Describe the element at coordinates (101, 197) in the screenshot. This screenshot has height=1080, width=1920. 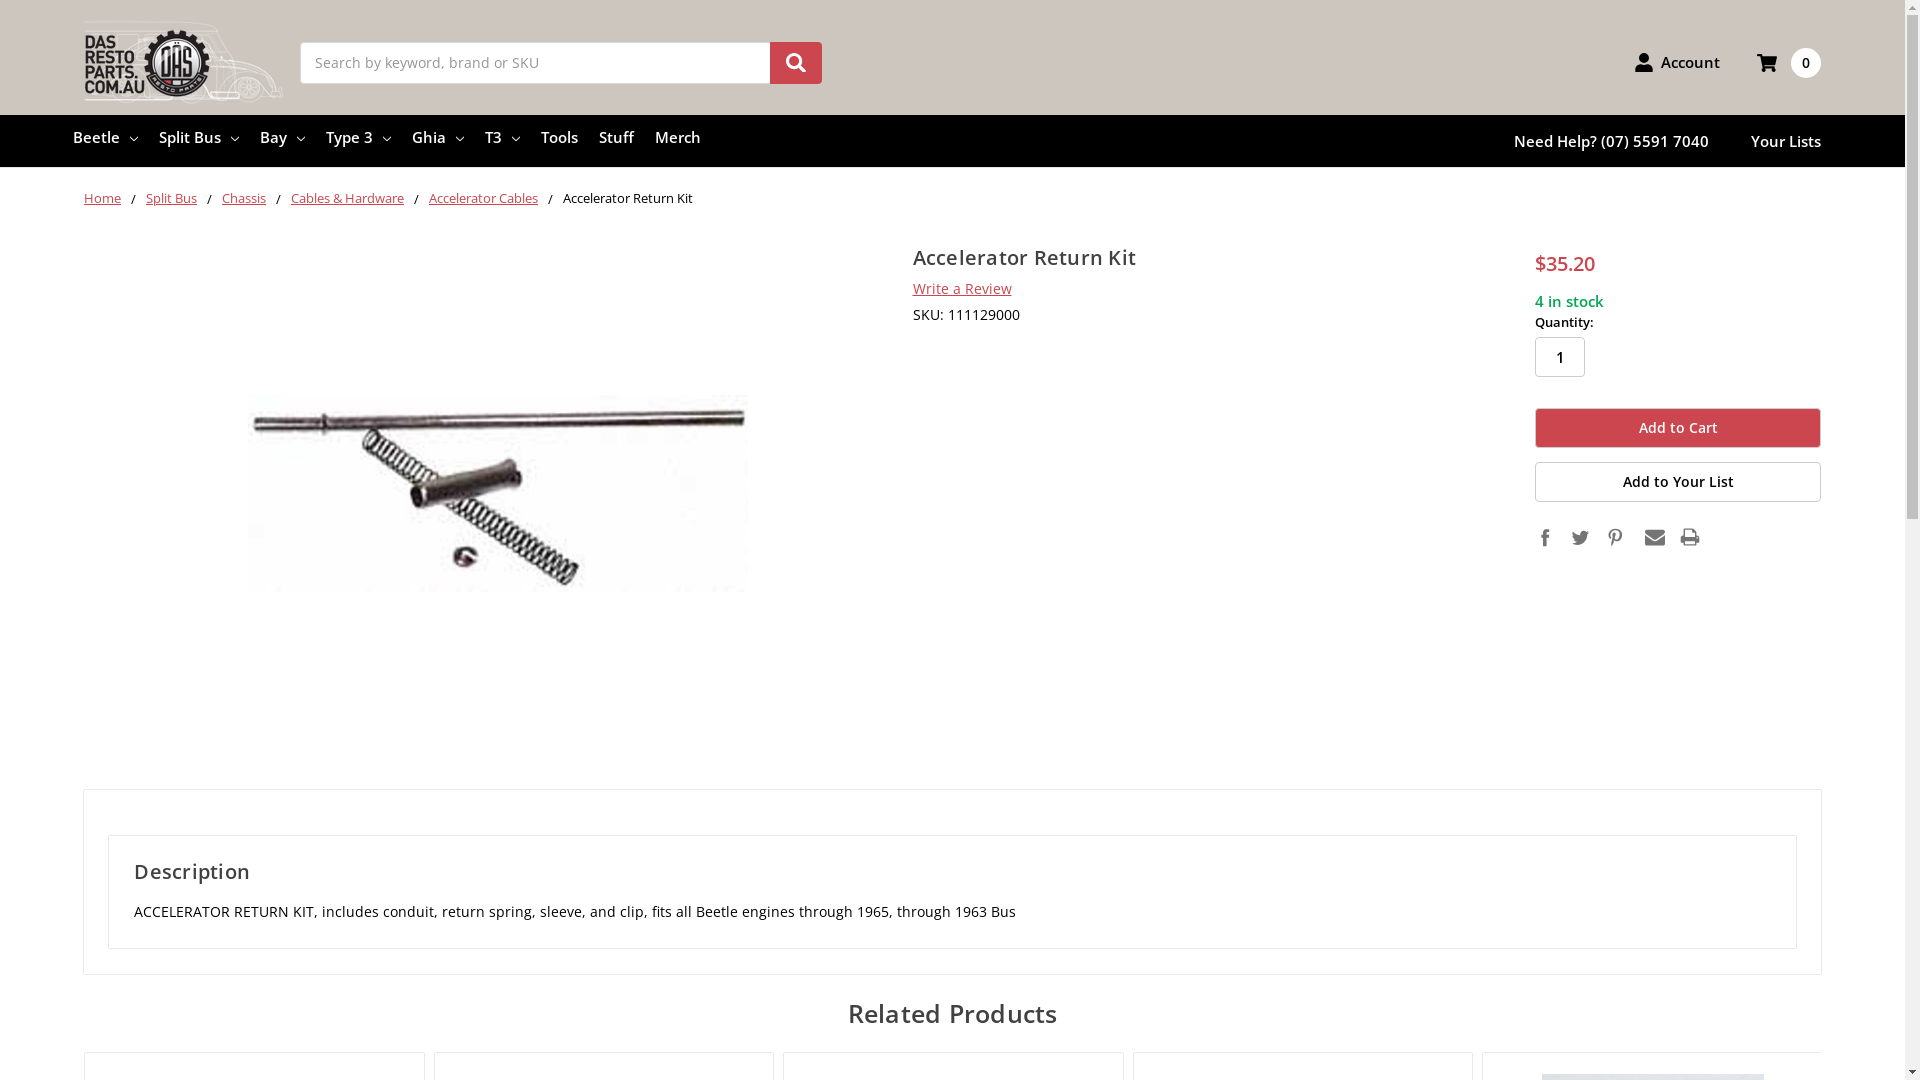
I see `'Home'` at that location.